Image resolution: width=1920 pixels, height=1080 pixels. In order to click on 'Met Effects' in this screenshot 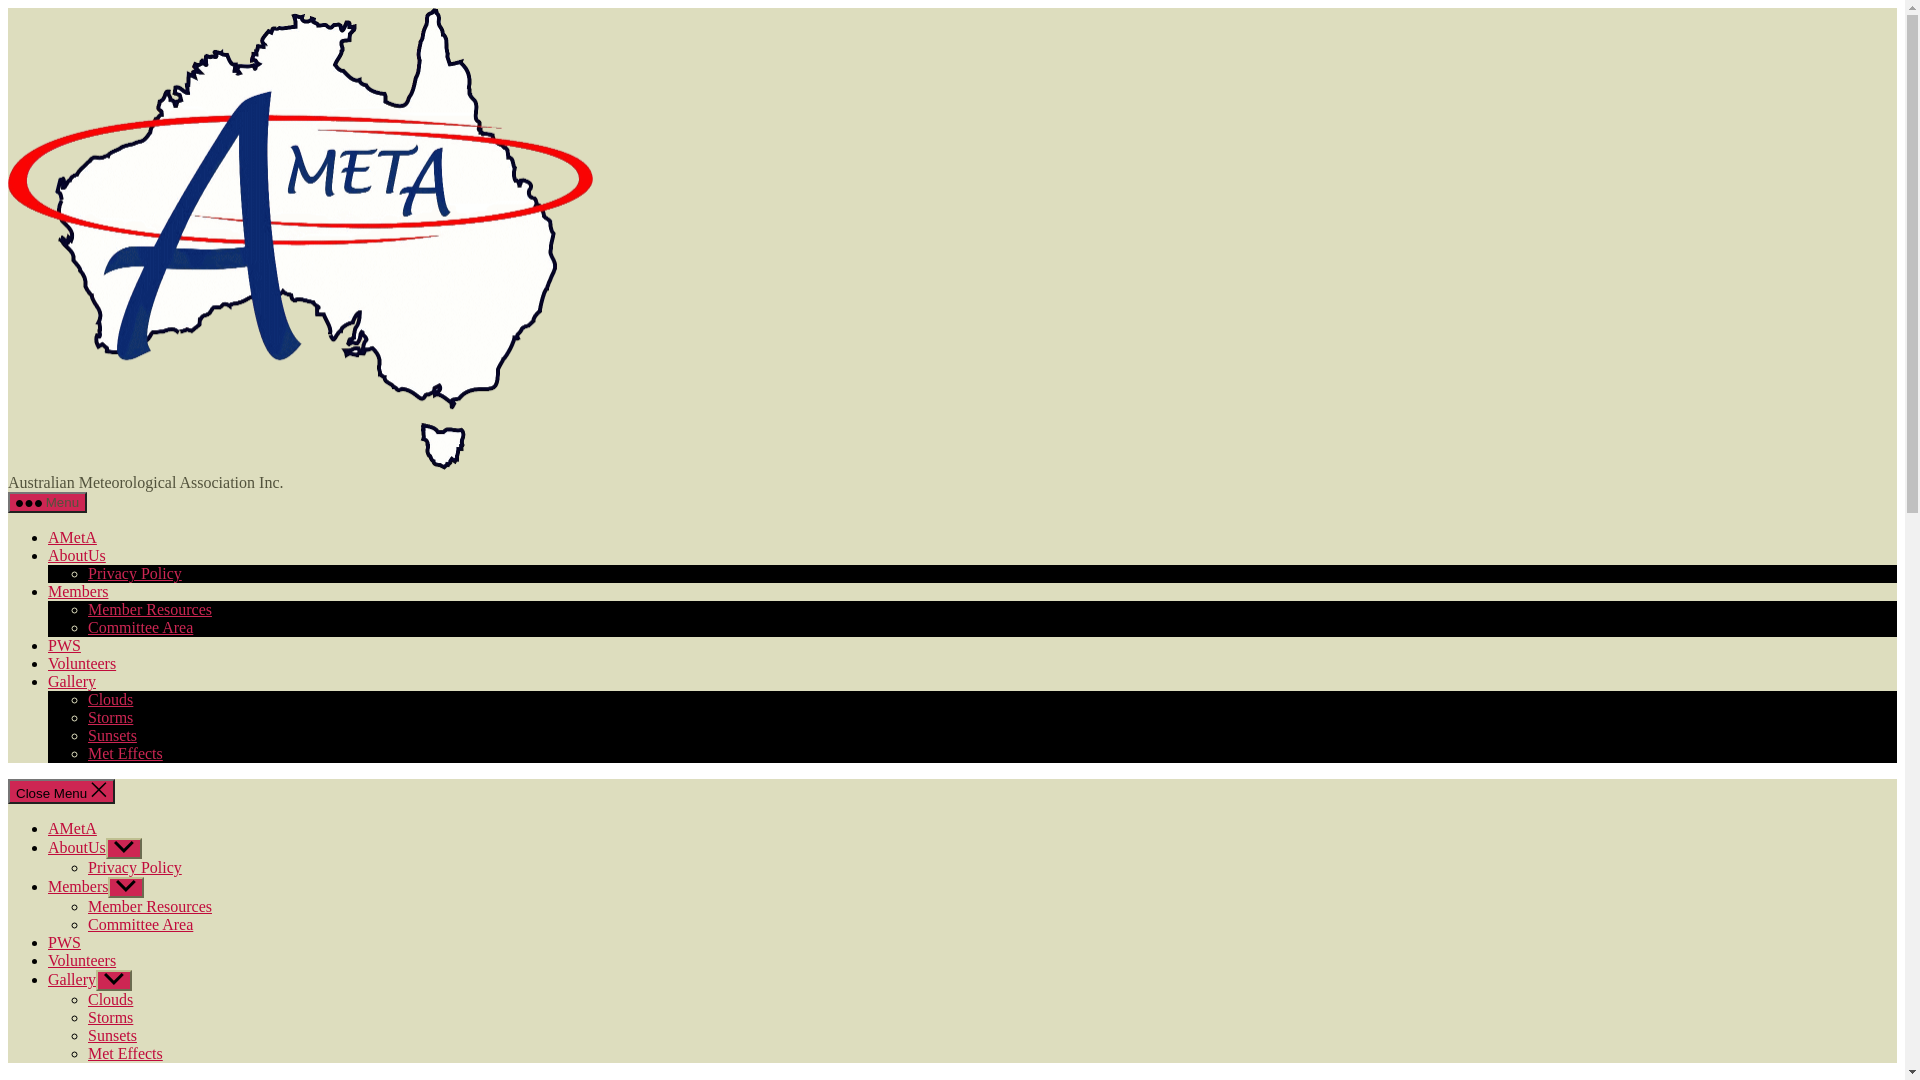, I will do `click(86, 753)`.